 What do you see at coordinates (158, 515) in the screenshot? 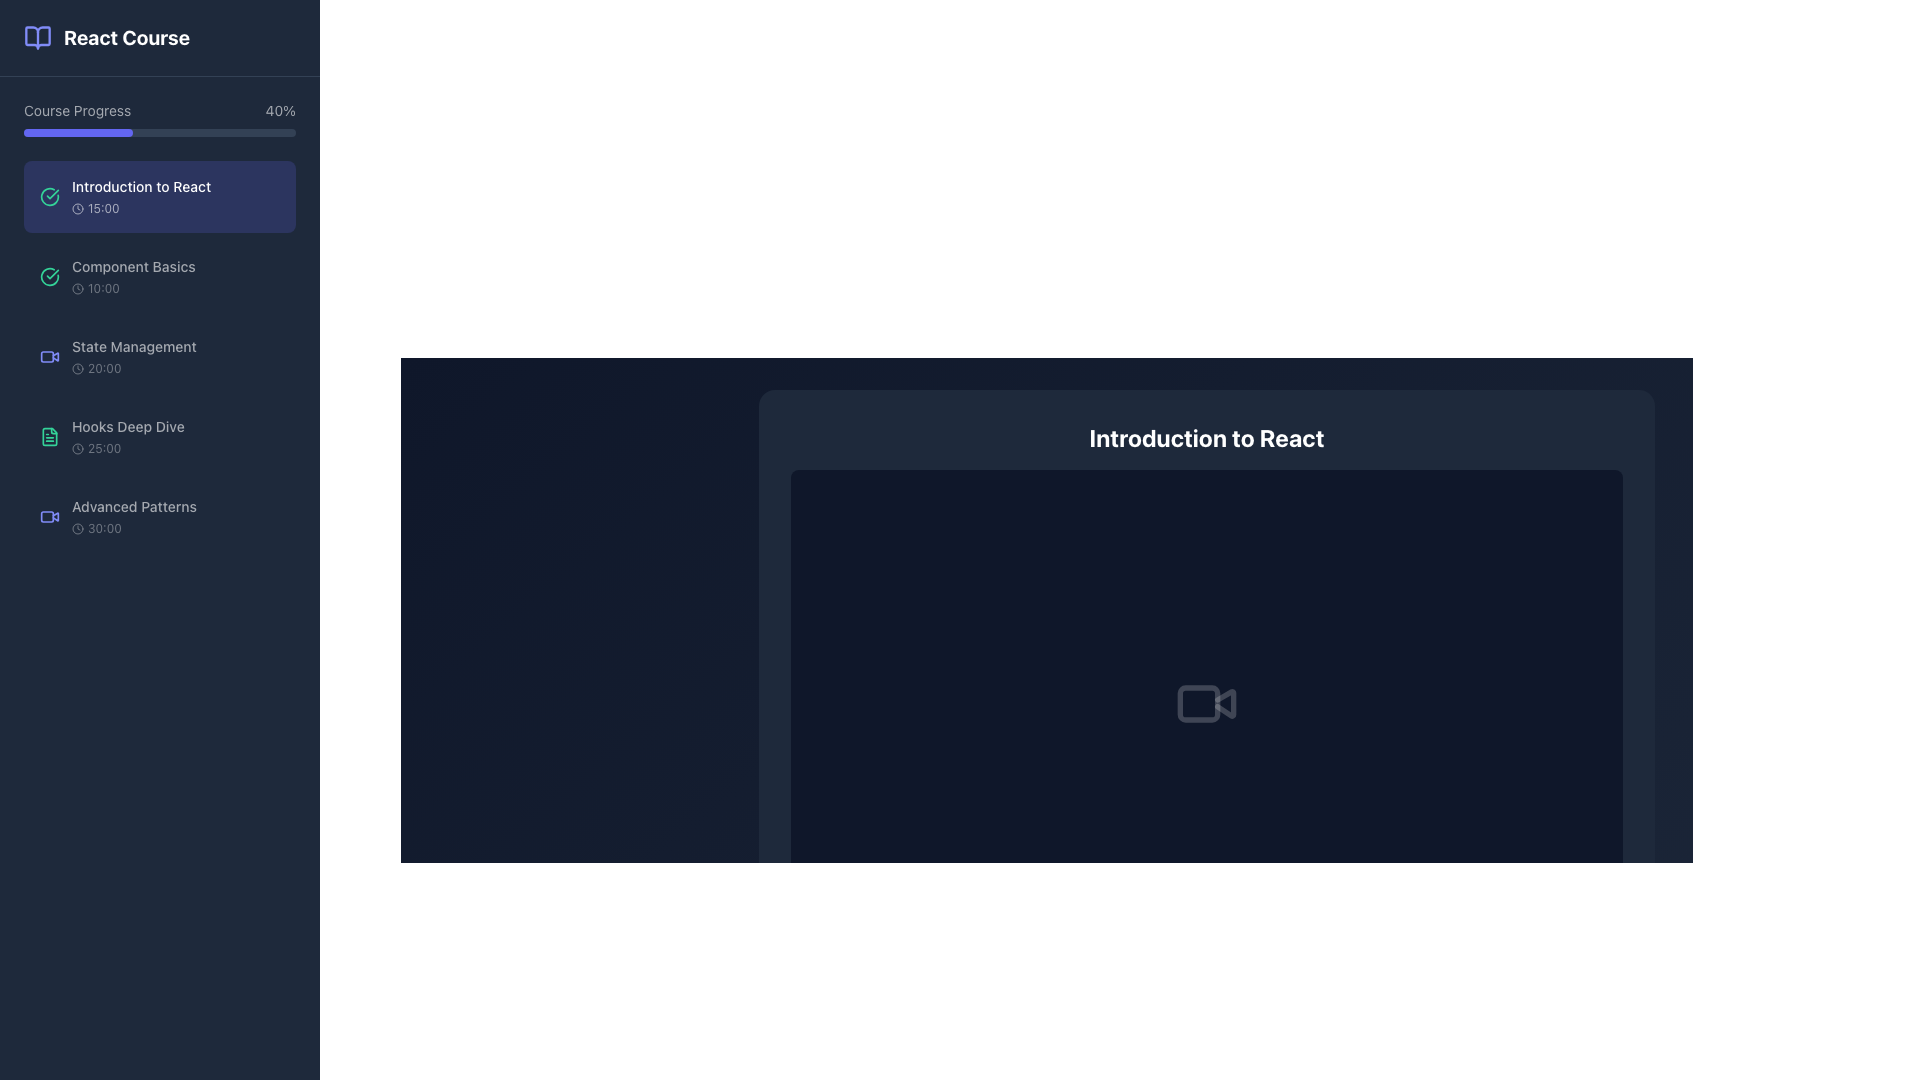
I see `the 'Advanced Patterns' course video list item button, which is the fifth item in a vertical list` at bounding box center [158, 515].